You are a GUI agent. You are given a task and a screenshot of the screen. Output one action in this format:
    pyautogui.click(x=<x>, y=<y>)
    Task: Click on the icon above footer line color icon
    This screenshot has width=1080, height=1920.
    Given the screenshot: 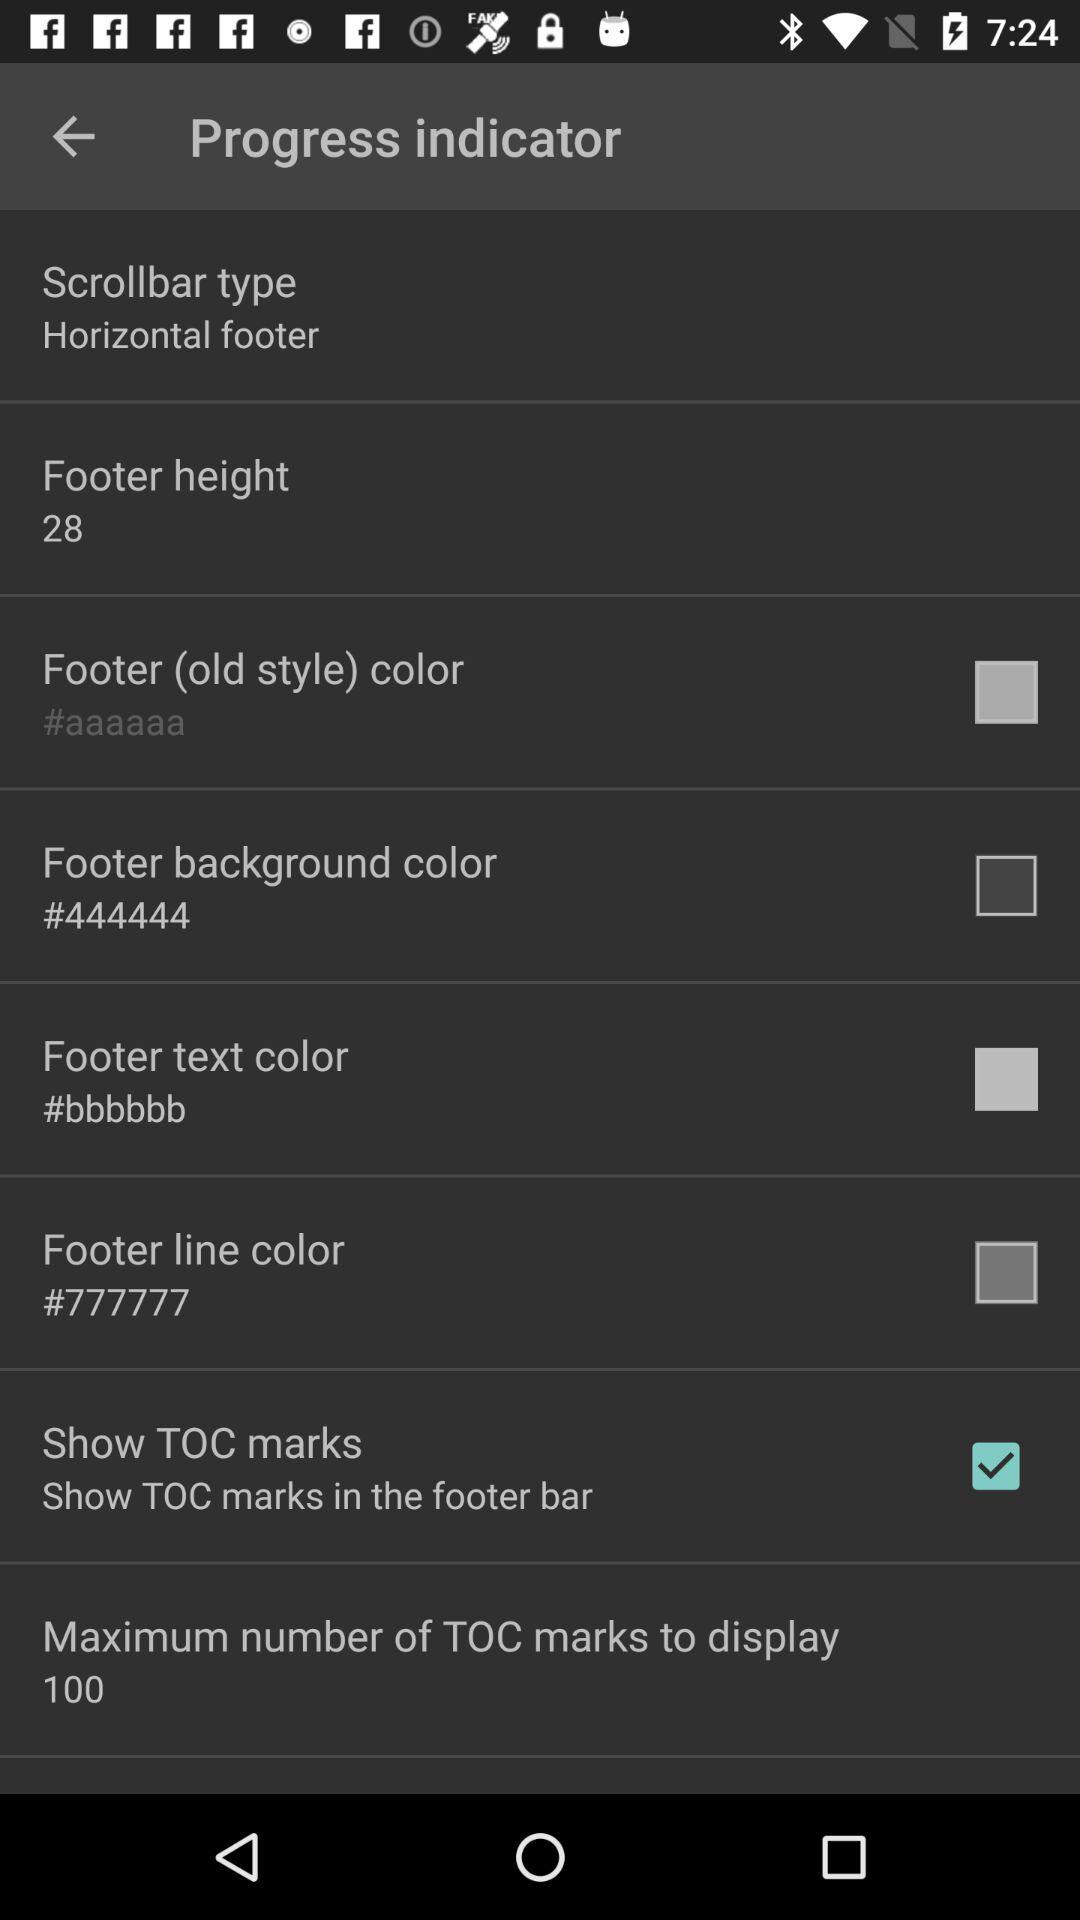 What is the action you would take?
    pyautogui.click(x=114, y=1106)
    